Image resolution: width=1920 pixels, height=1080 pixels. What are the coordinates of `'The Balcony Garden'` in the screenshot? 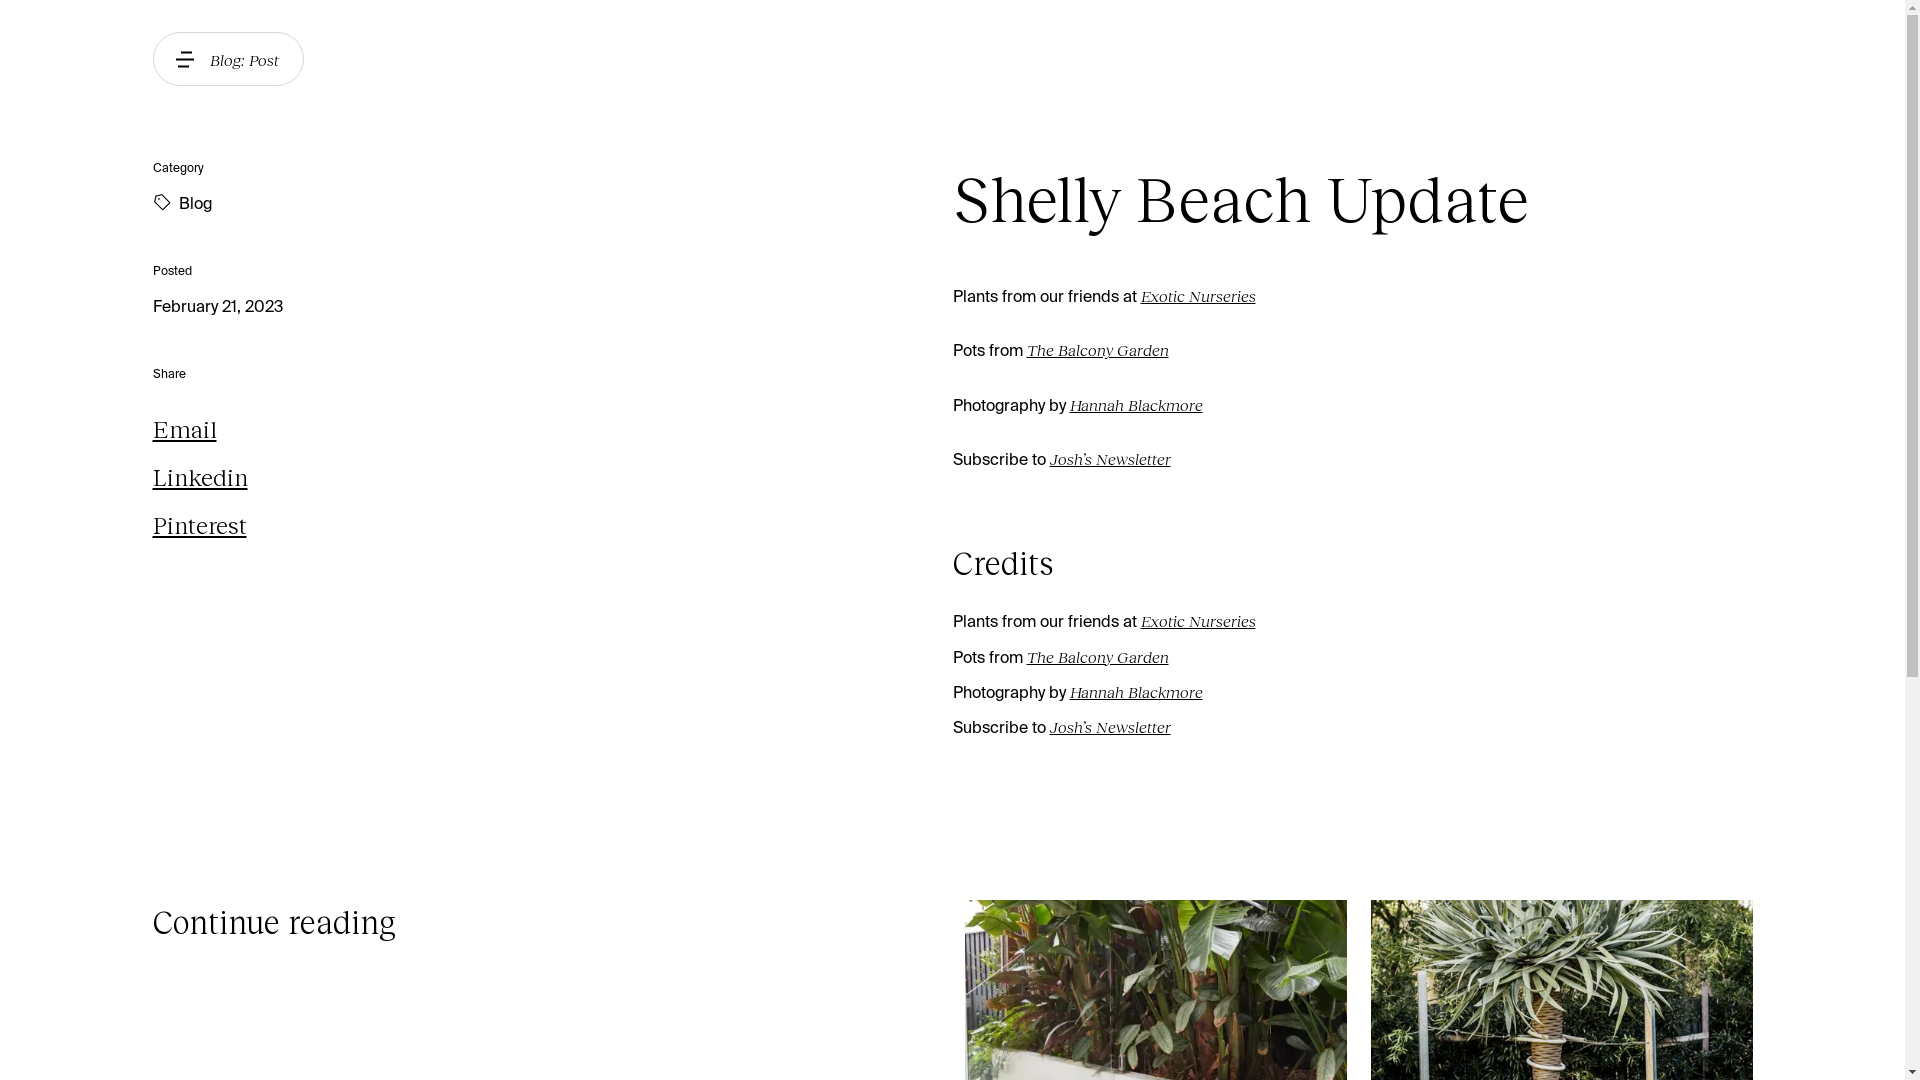 It's located at (1096, 656).